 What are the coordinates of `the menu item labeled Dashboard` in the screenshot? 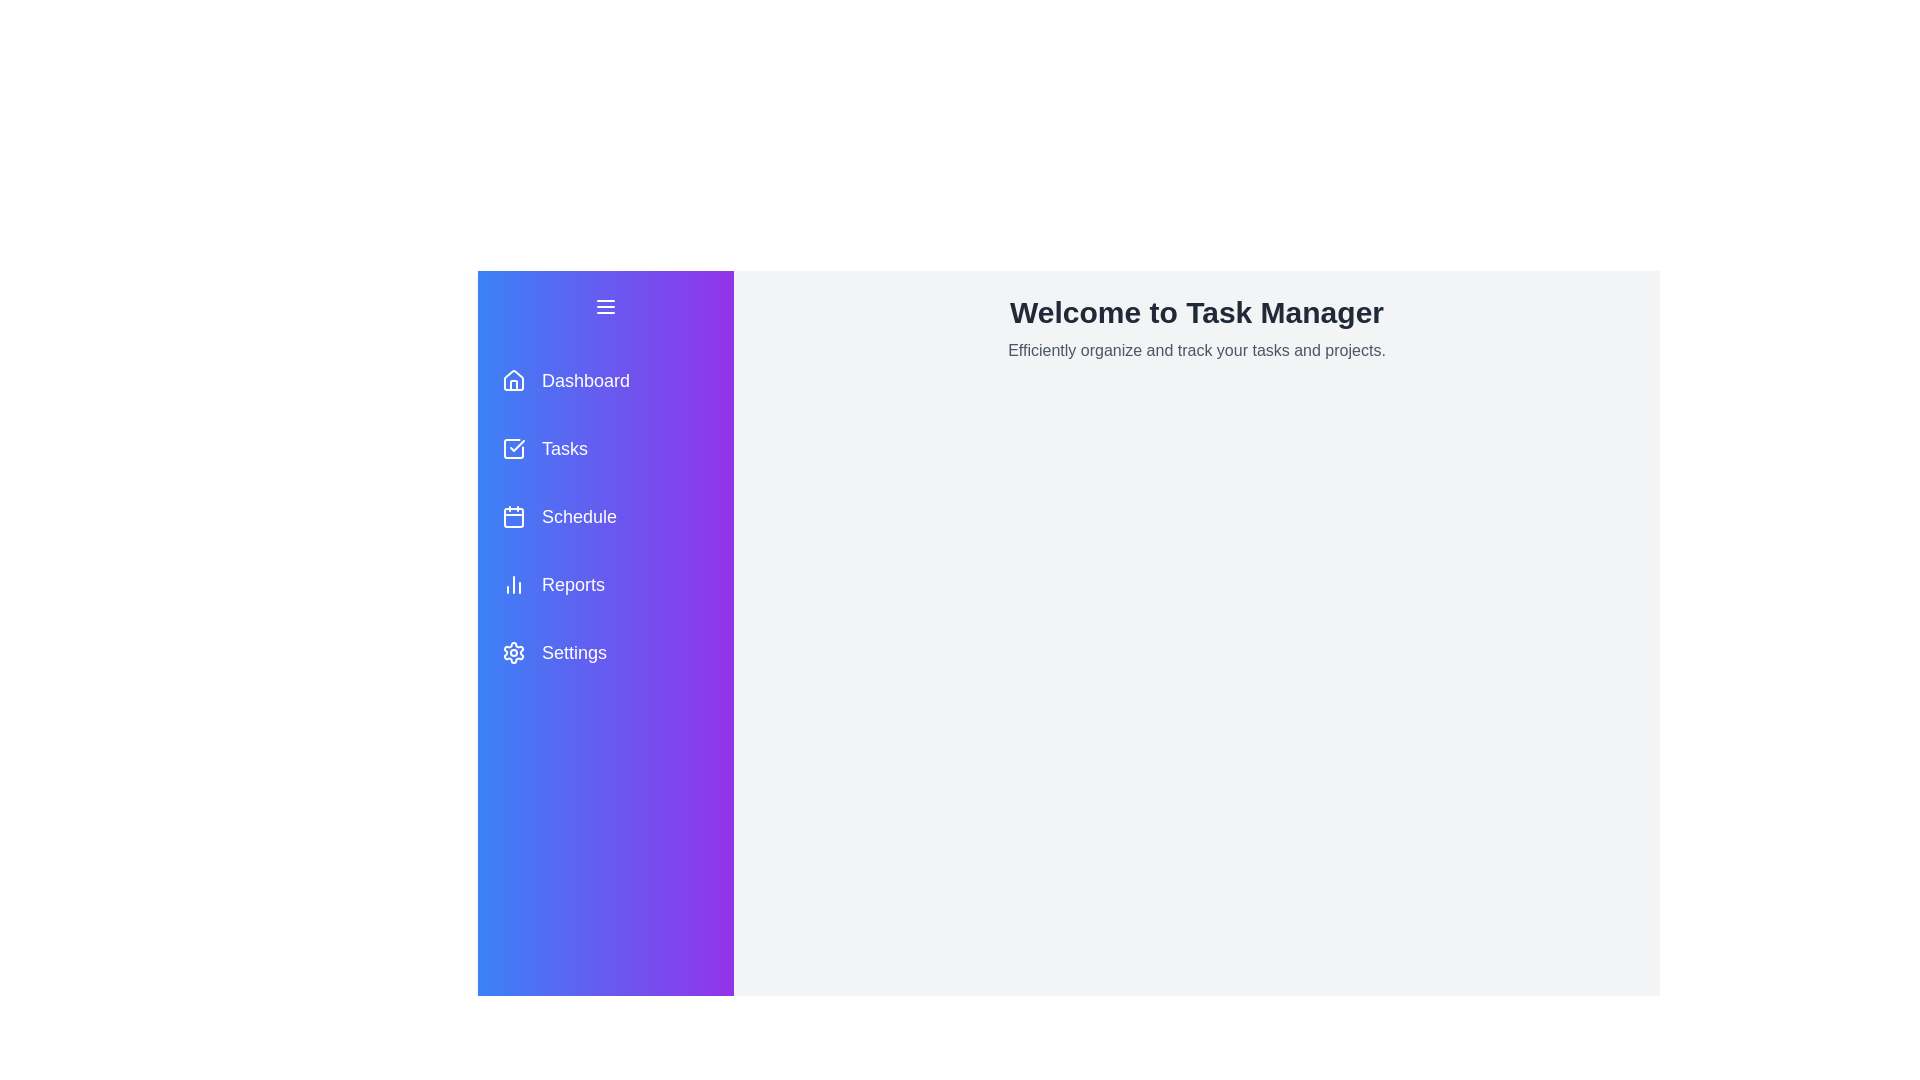 It's located at (604, 381).